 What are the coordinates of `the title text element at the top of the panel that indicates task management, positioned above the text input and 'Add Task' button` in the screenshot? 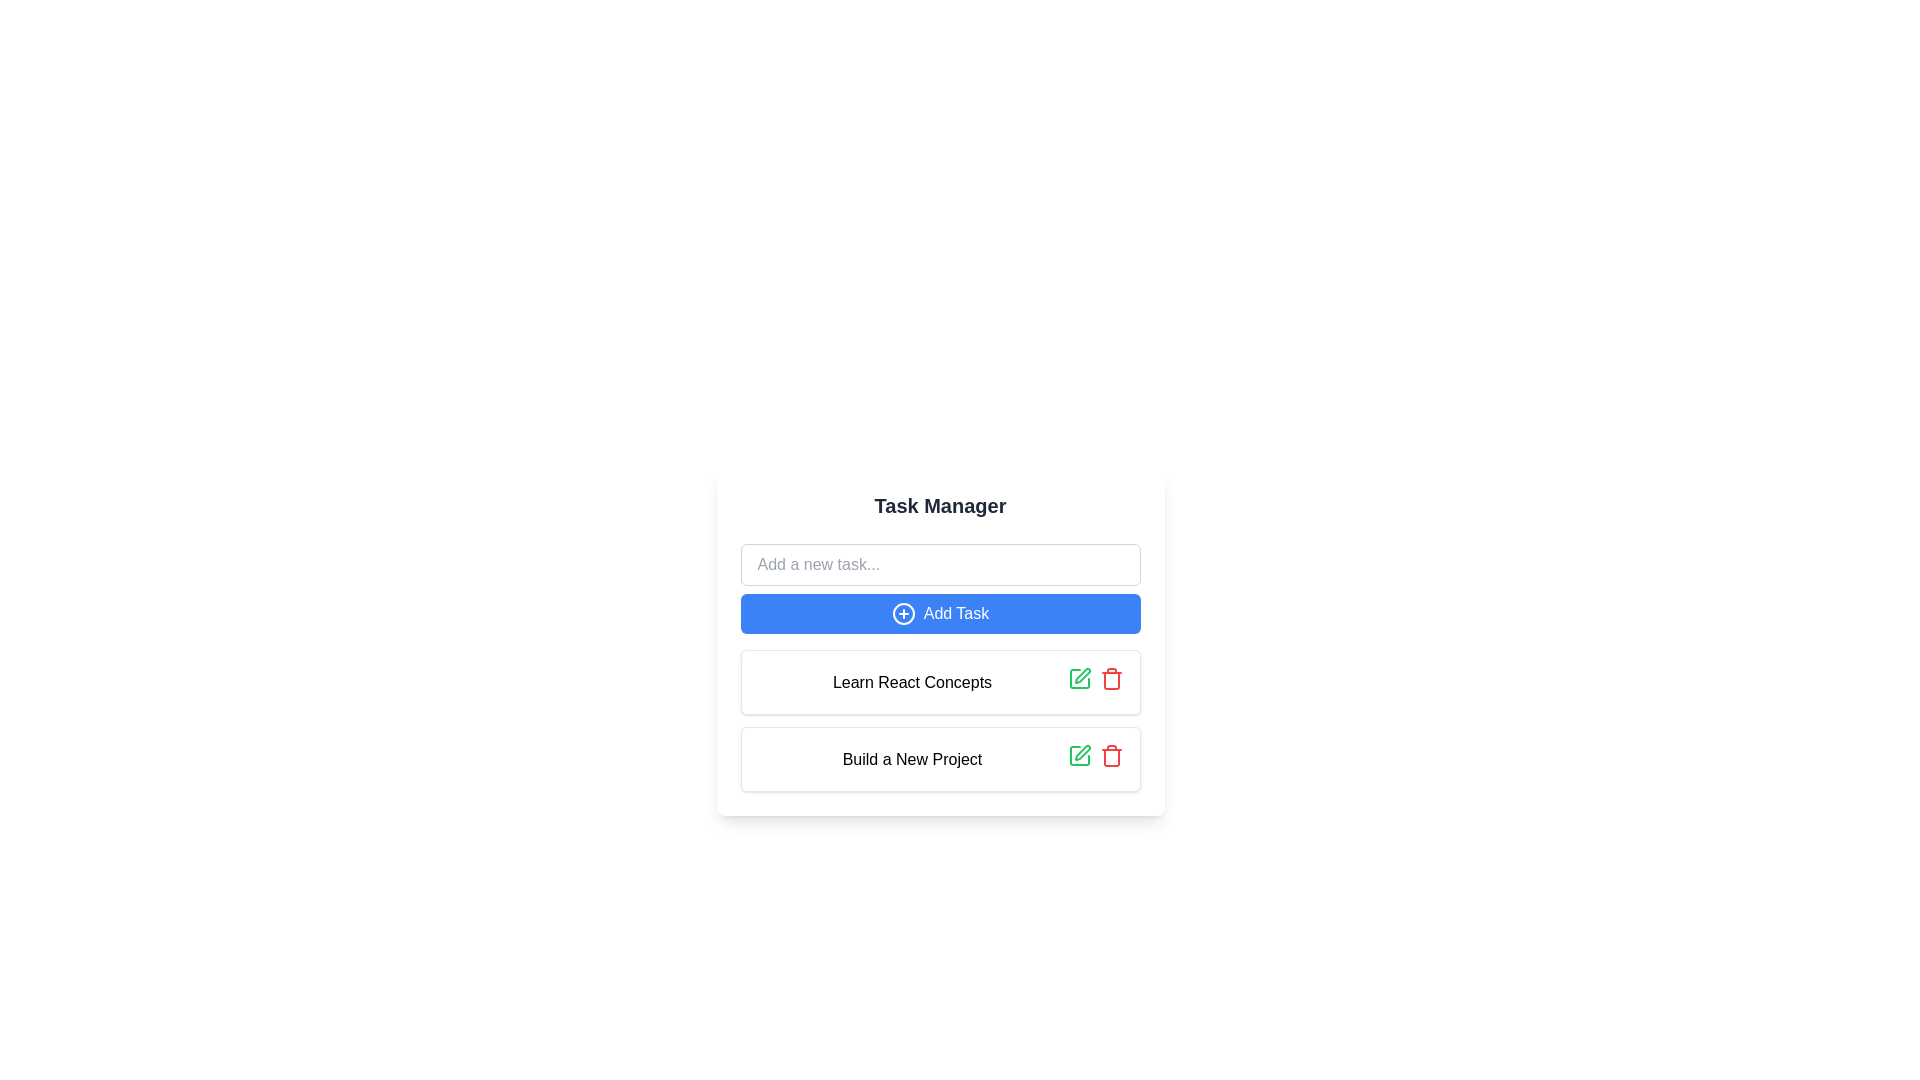 It's located at (939, 504).